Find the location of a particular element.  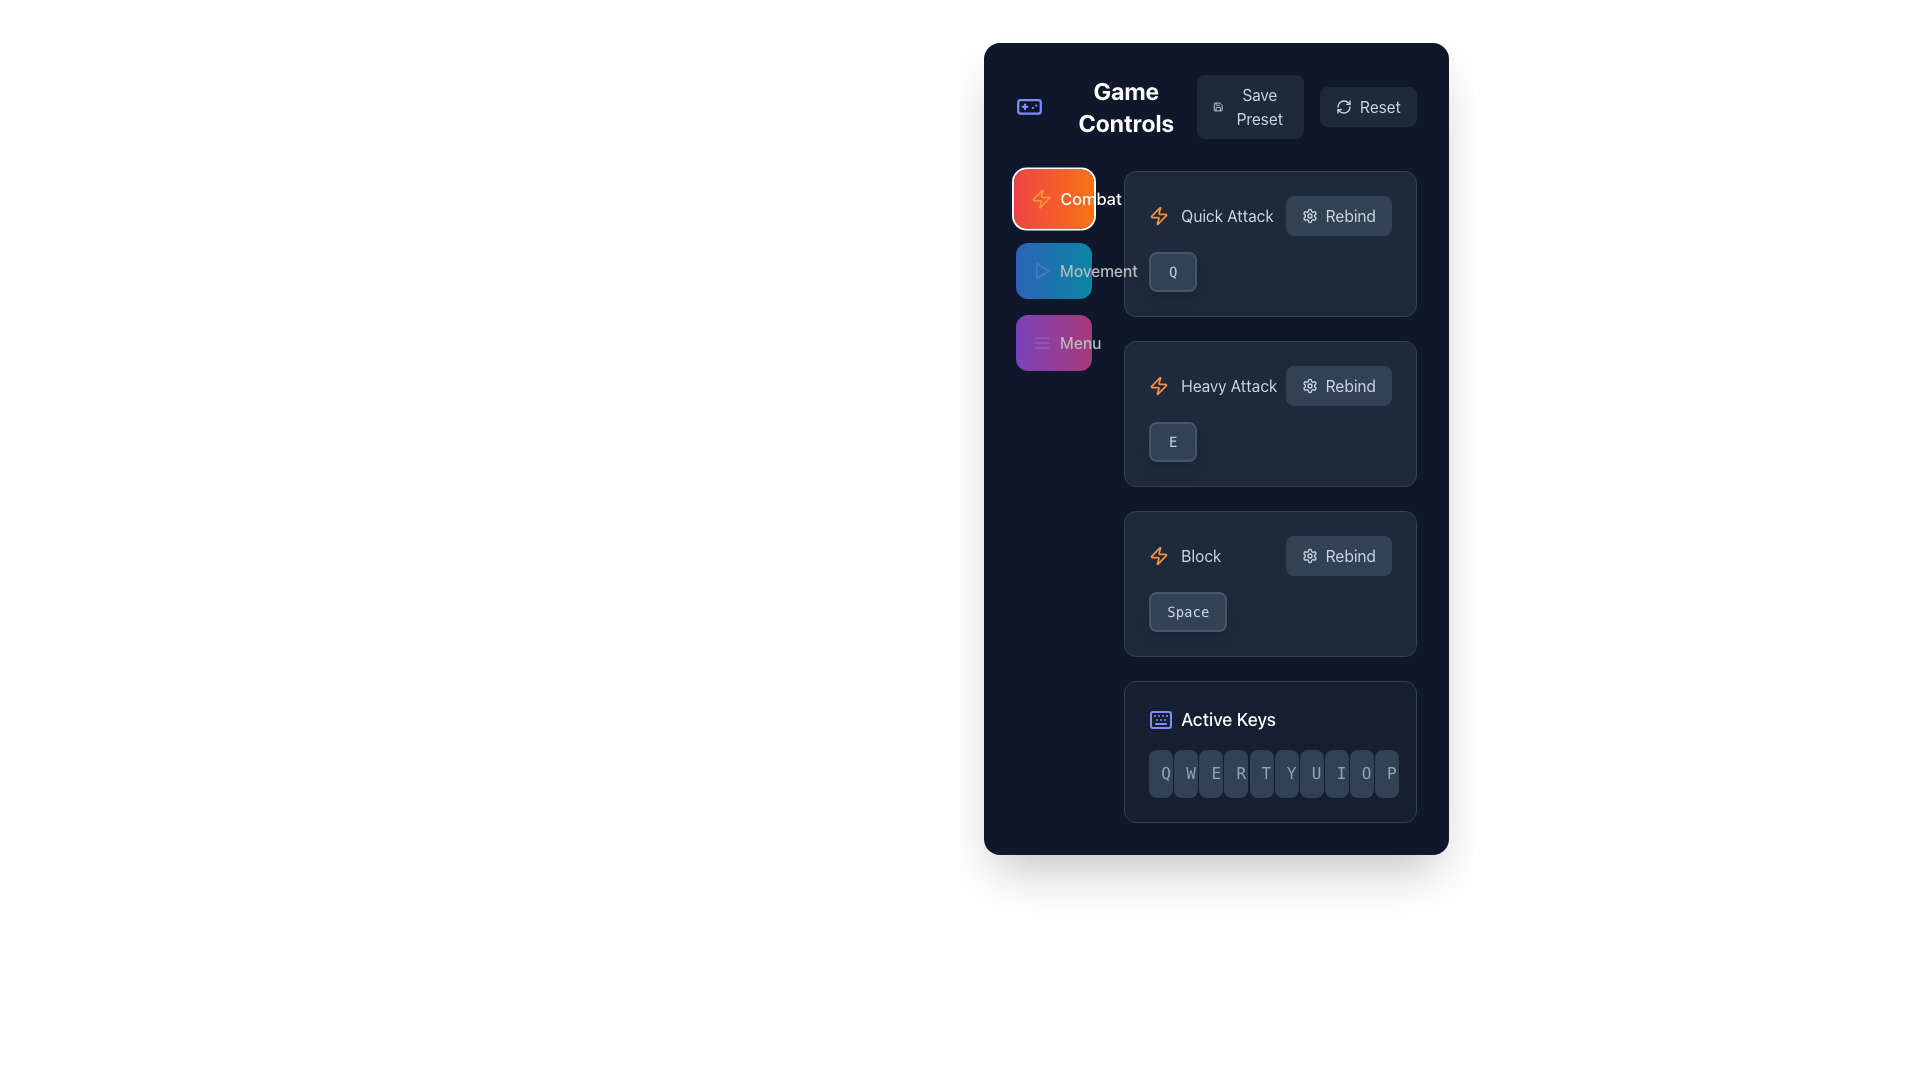

the circular refresh icon with a thin white outline, located in the top-right corner next to the 'Save Preset' button is located at coordinates (1343, 107).